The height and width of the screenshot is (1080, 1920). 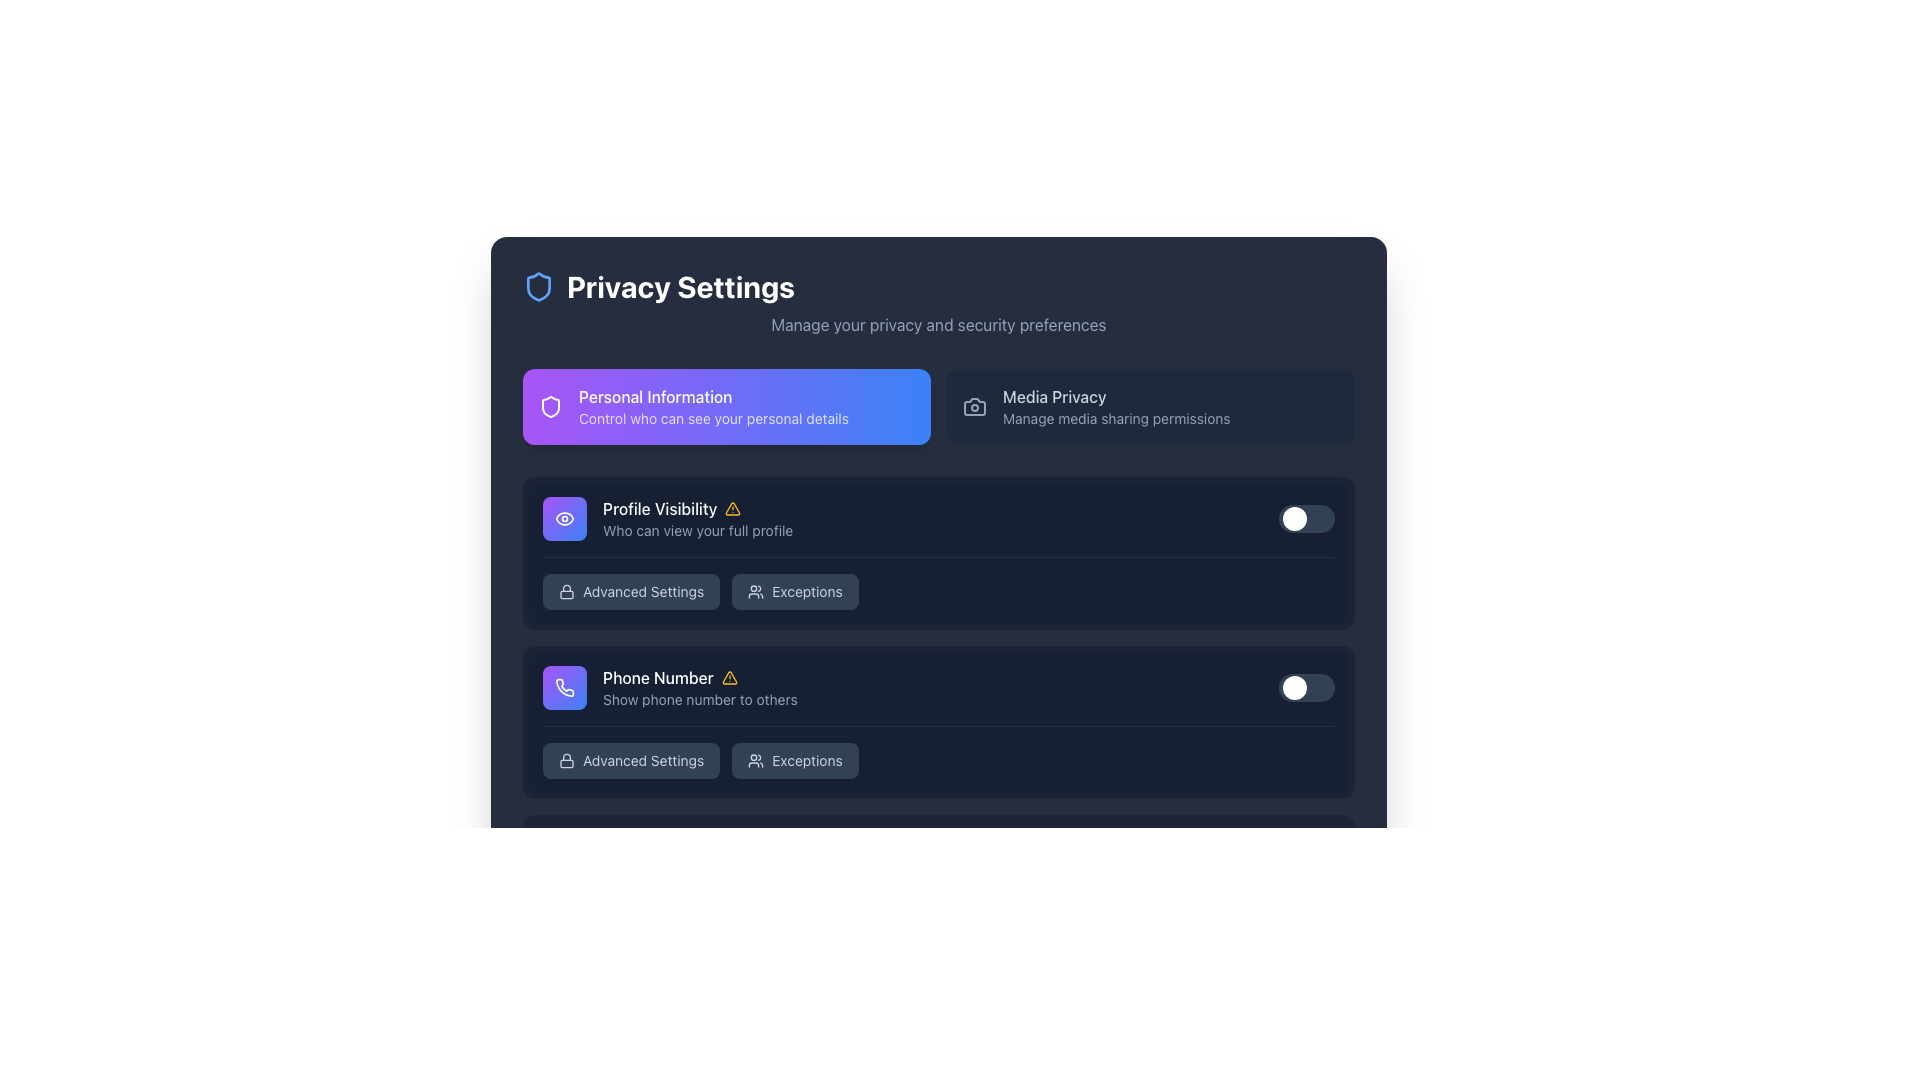 I want to click on the 'Exceptions' icon (SVG representation) located in the 'Profile Visibility' section, positioned to the left of the button's text, so click(x=755, y=590).